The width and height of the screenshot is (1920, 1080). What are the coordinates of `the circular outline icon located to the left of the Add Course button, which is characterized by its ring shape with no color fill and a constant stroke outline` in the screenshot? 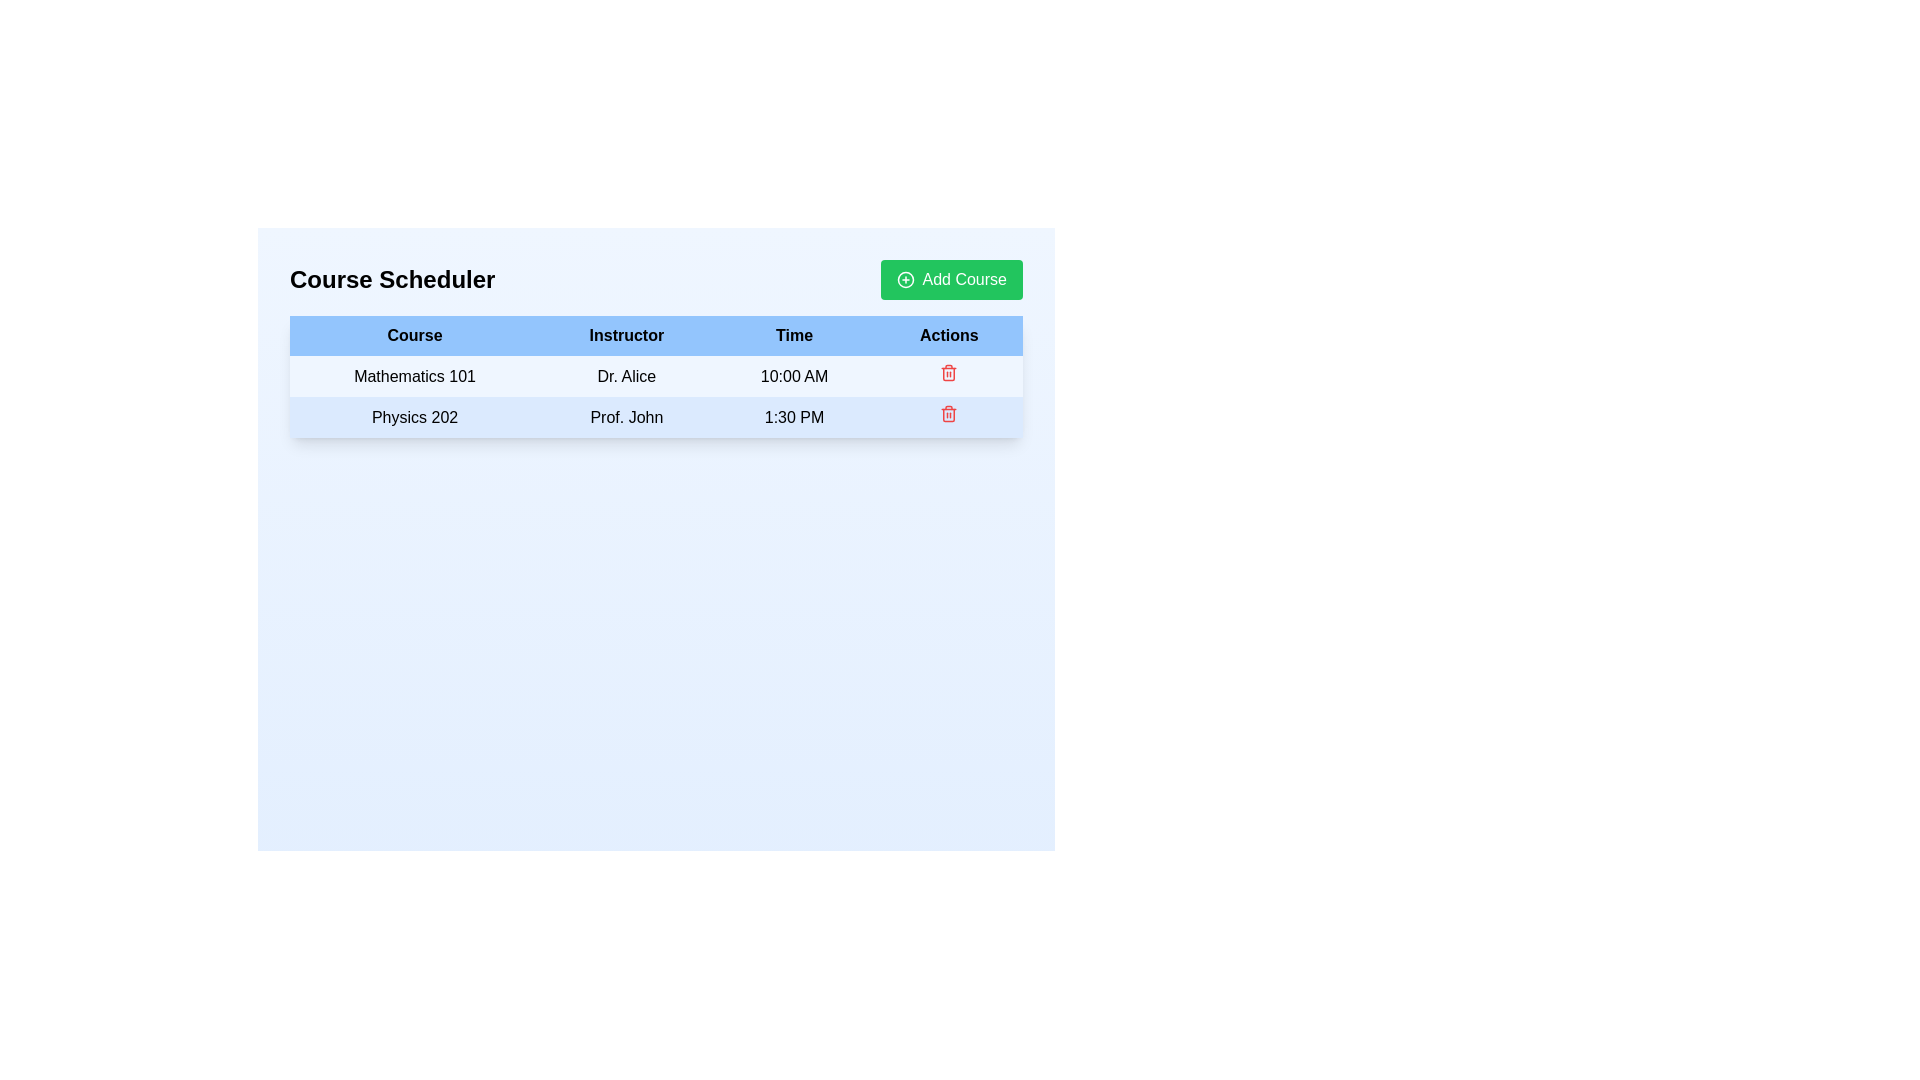 It's located at (904, 280).